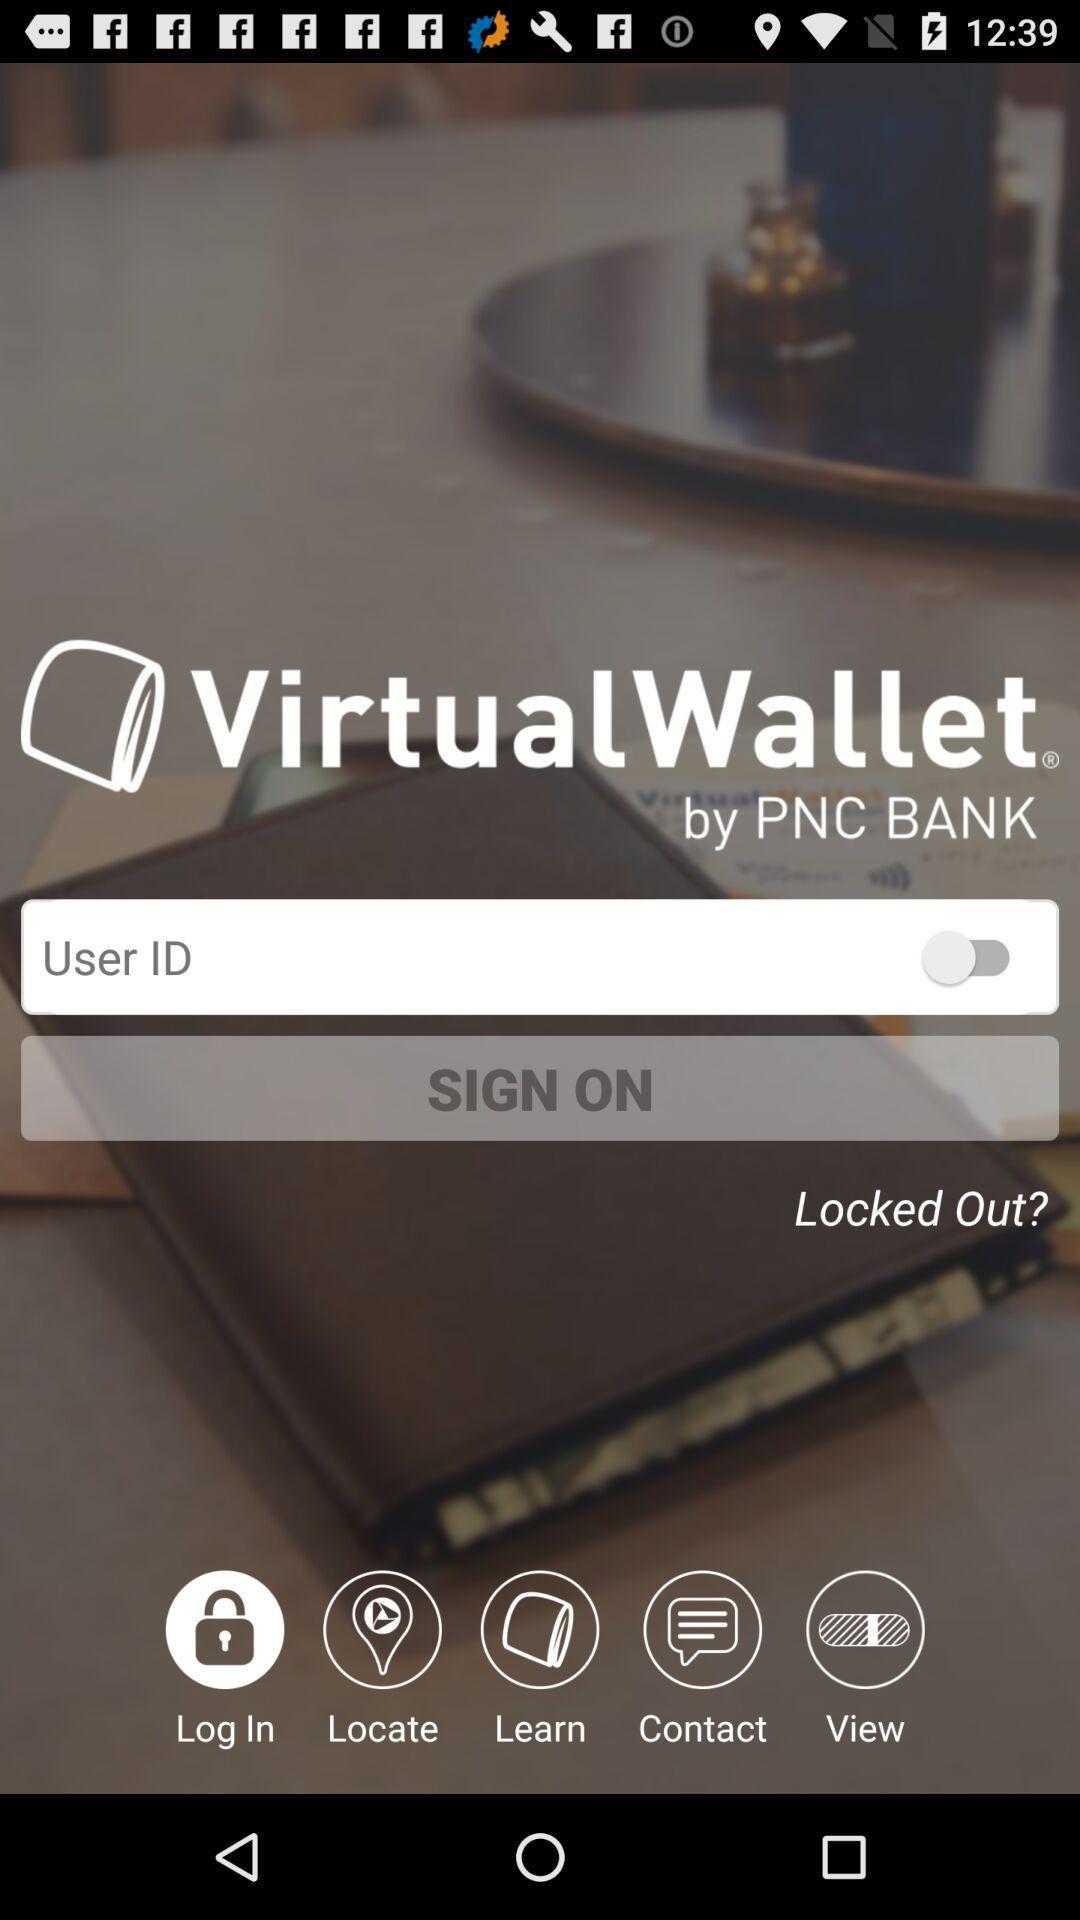 The width and height of the screenshot is (1080, 1920). I want to click on the sign on item, so click(540, 1087).